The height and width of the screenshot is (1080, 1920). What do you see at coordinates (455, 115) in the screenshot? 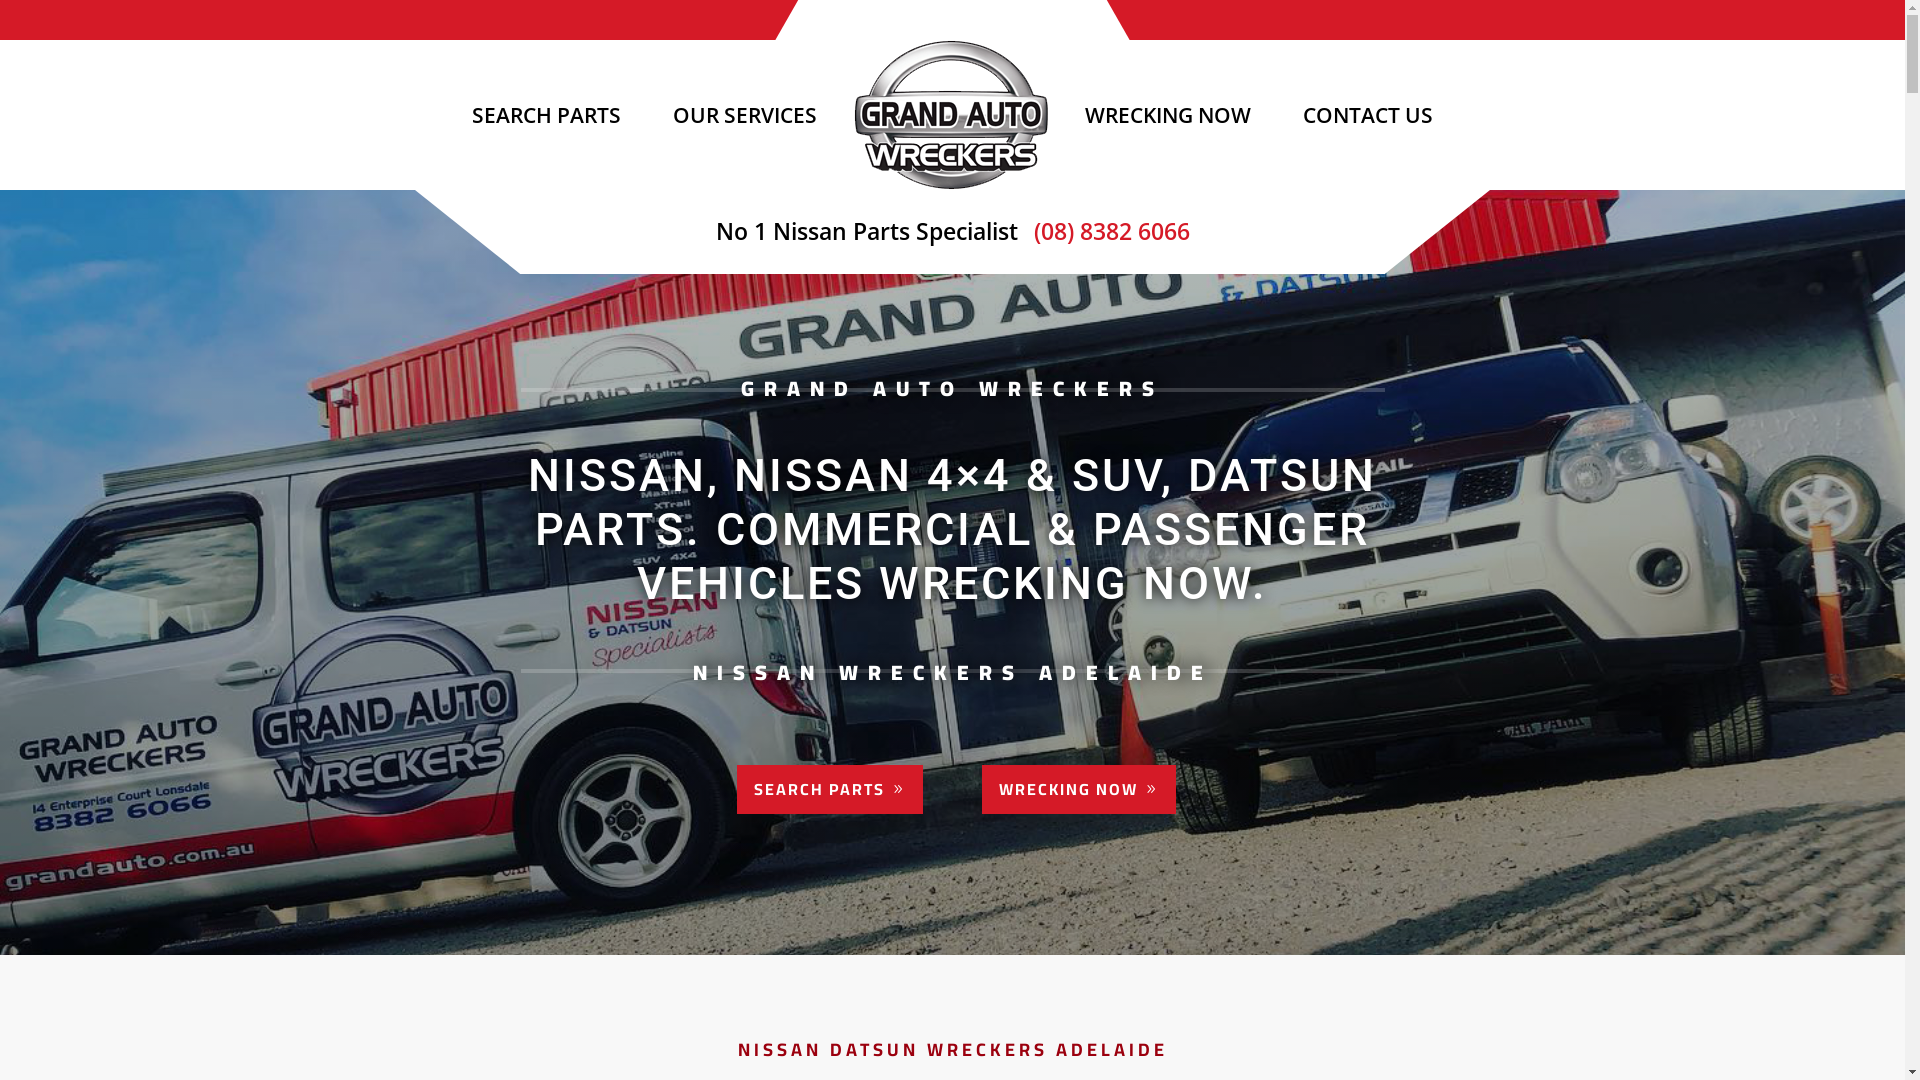
I see `'SEARCH PARTS'` at bounding box center [455, 115].